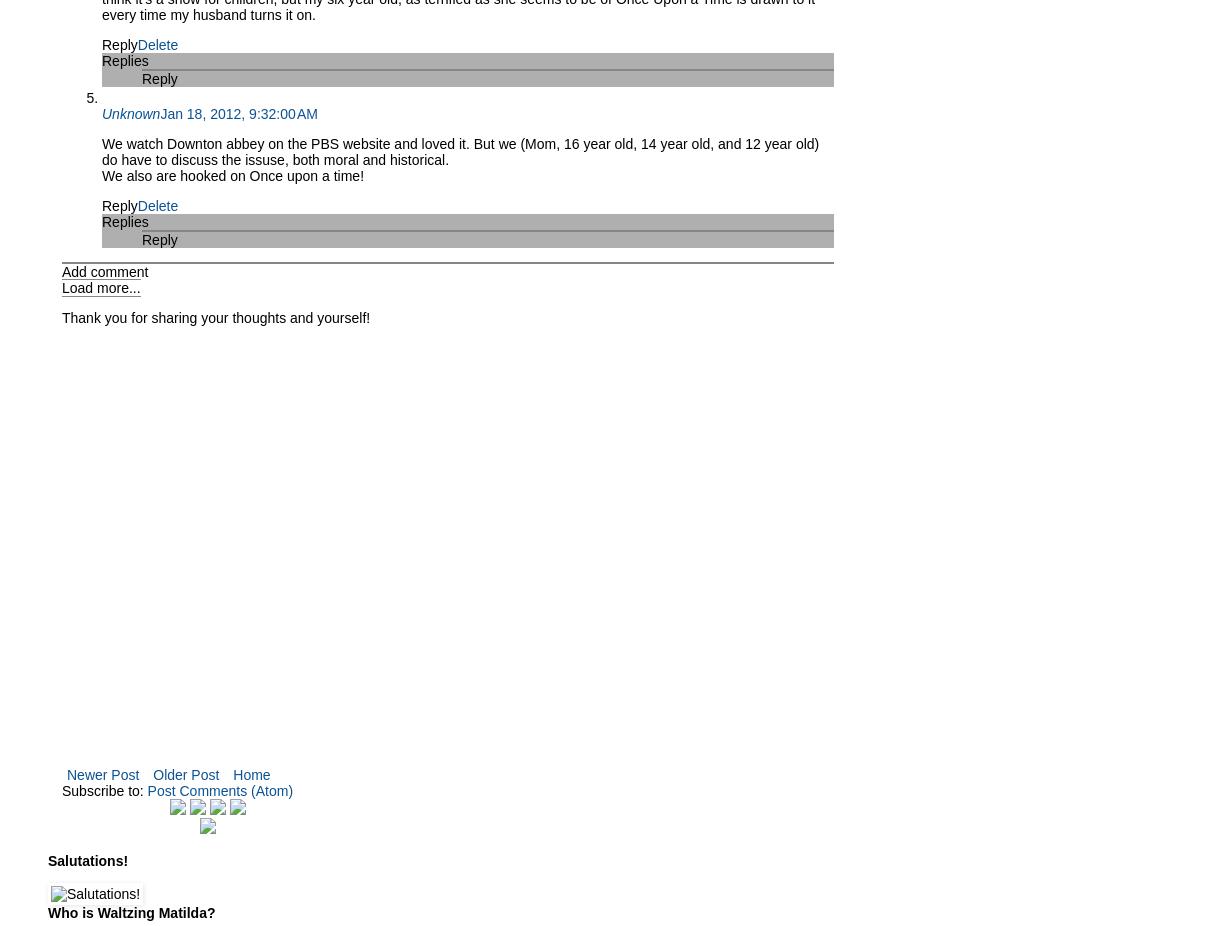  Describe the element at coordinates (103, 790) in the screenshot. I see `'Subscribe to:'` at that location.